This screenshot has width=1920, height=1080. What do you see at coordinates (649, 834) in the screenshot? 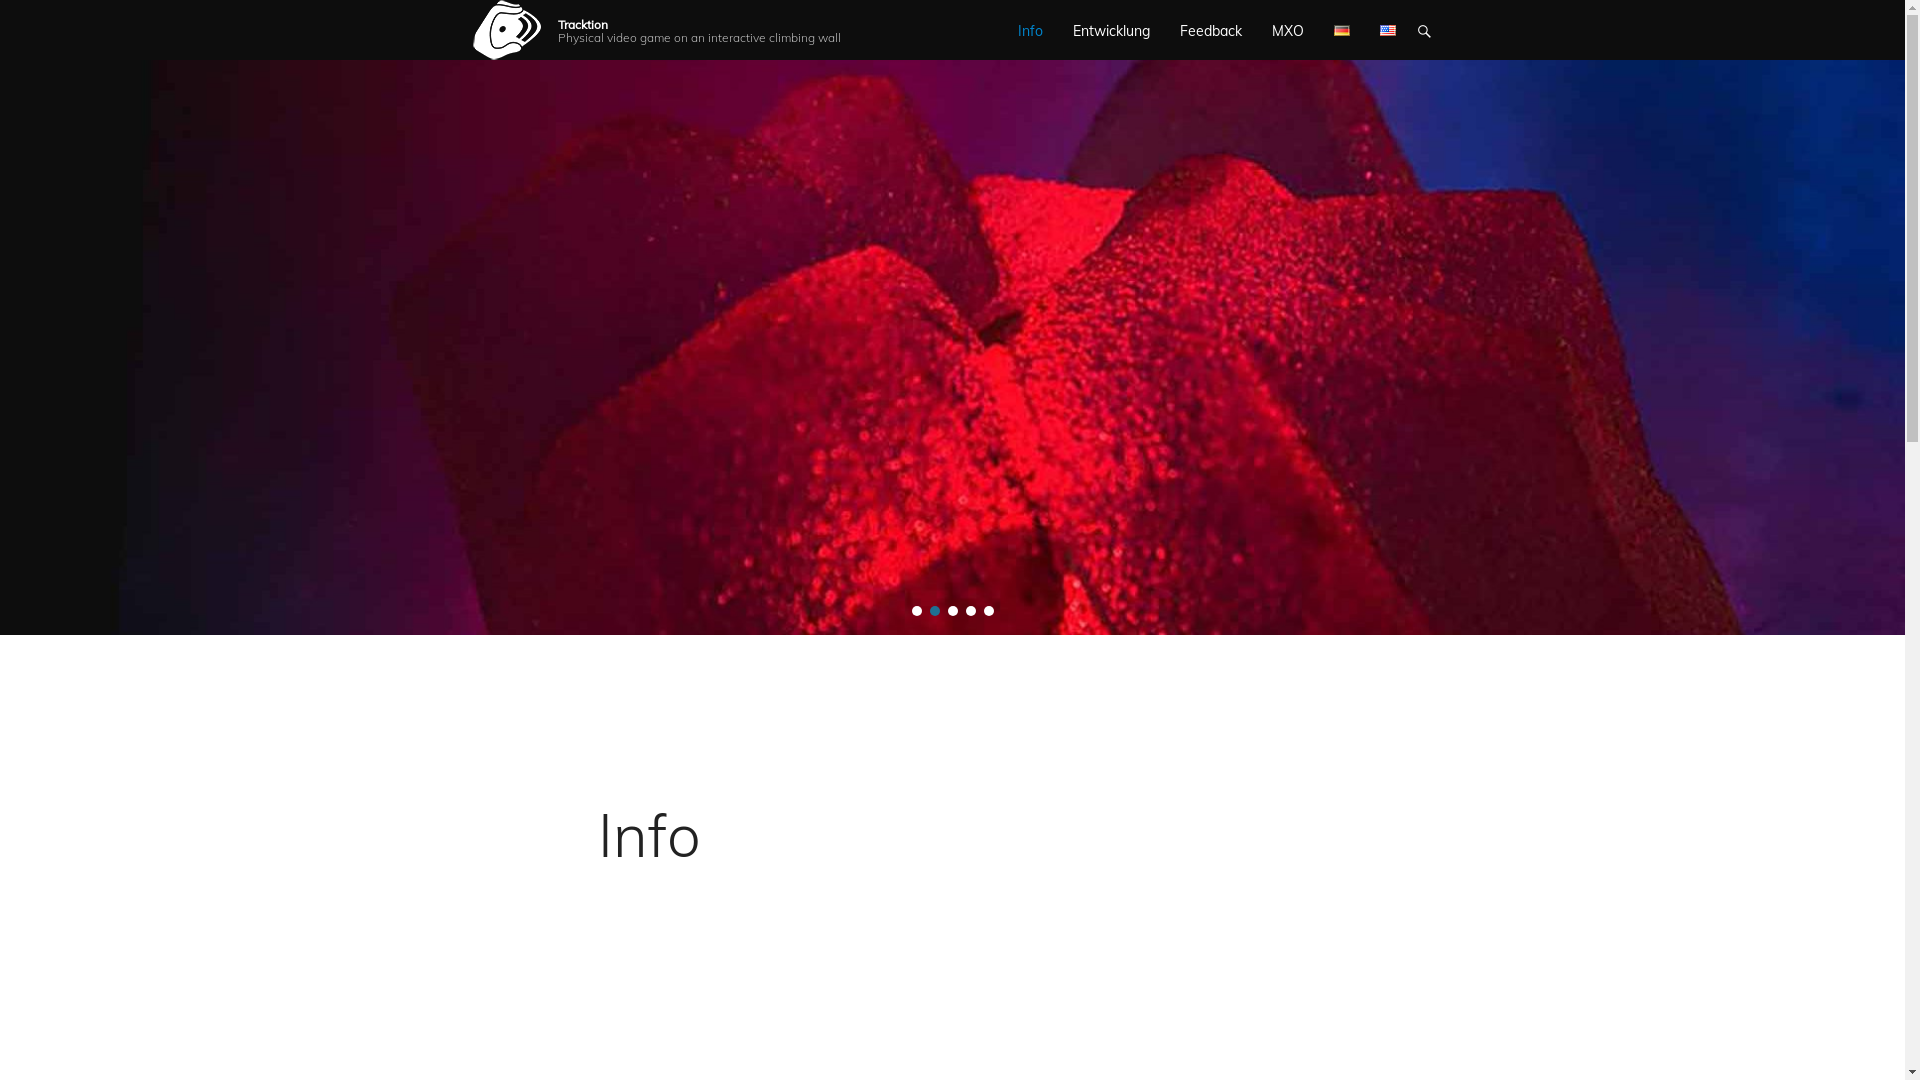
I see `'Info'` at bounding box center [649, 834].